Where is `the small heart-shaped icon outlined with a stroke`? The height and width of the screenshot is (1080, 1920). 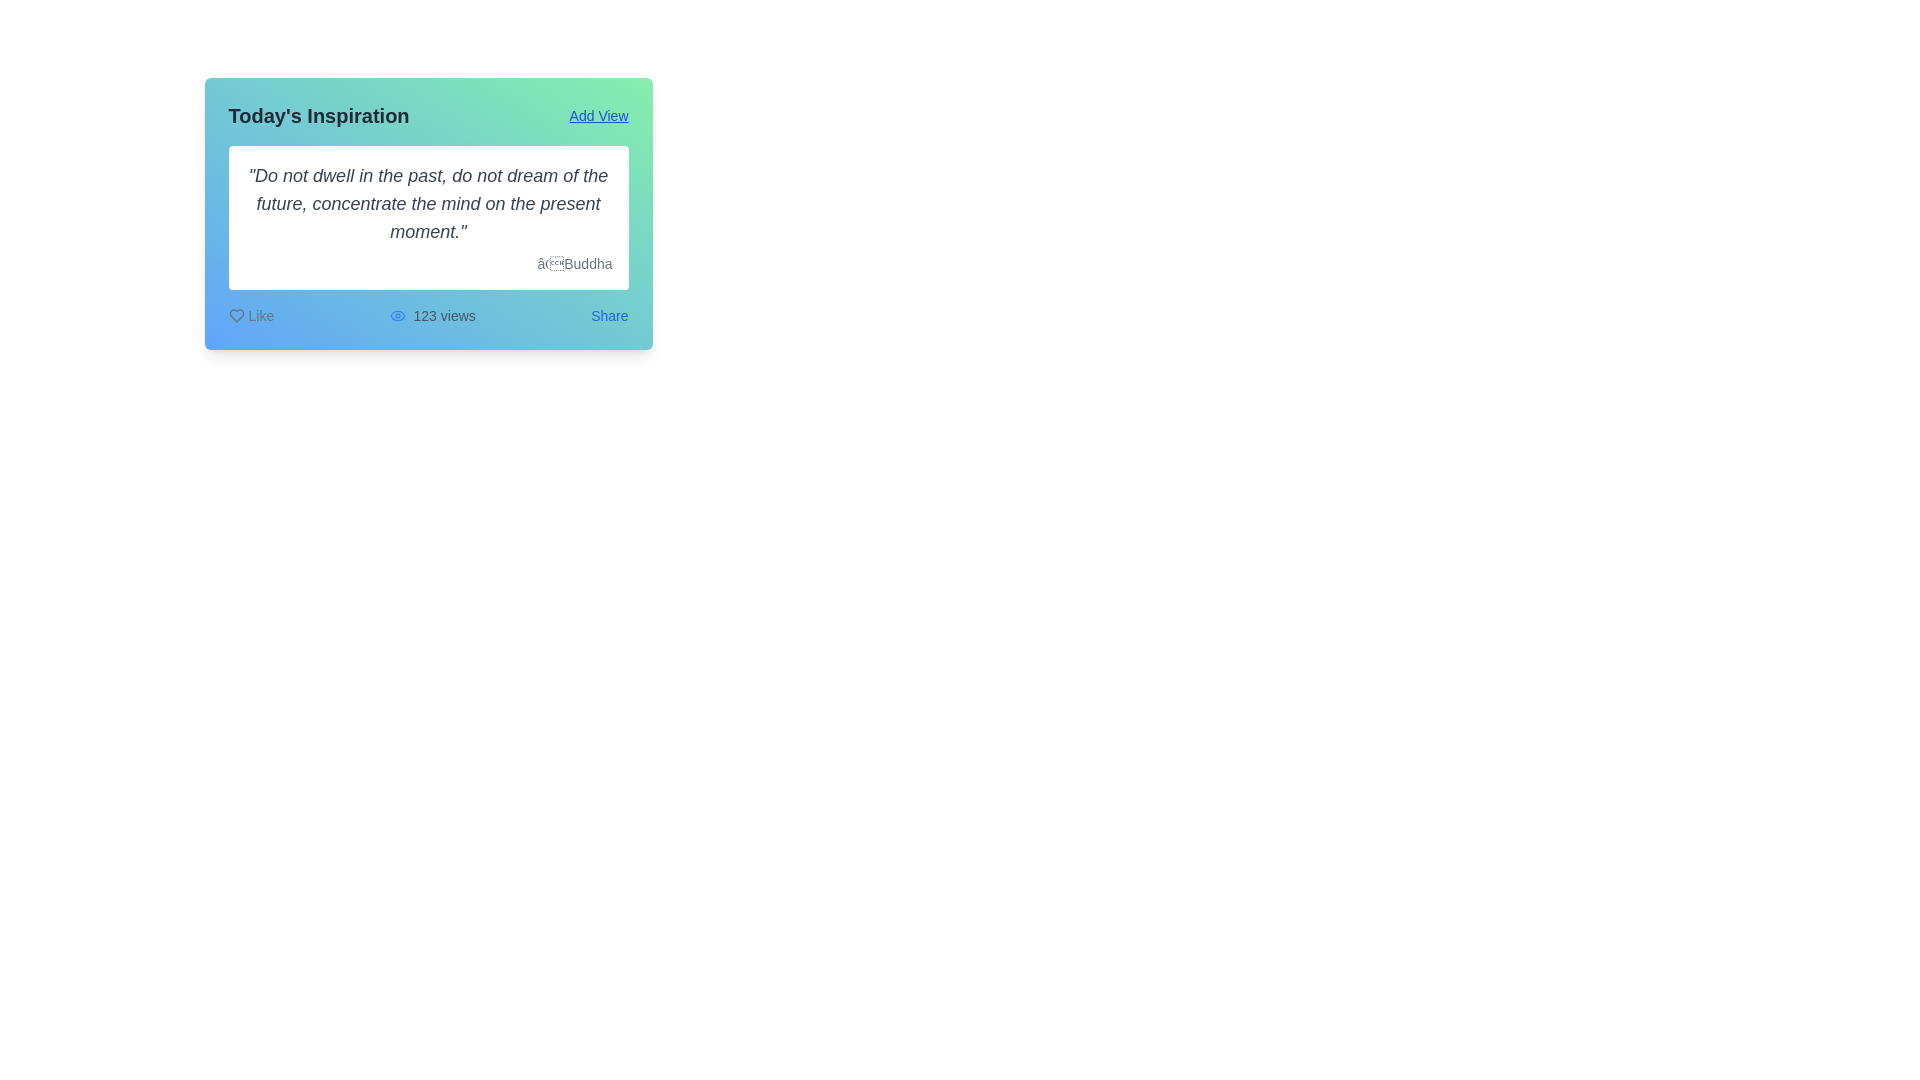
the small heart-shaped icon outlined with a stroke is located at coordinates (236, 315).